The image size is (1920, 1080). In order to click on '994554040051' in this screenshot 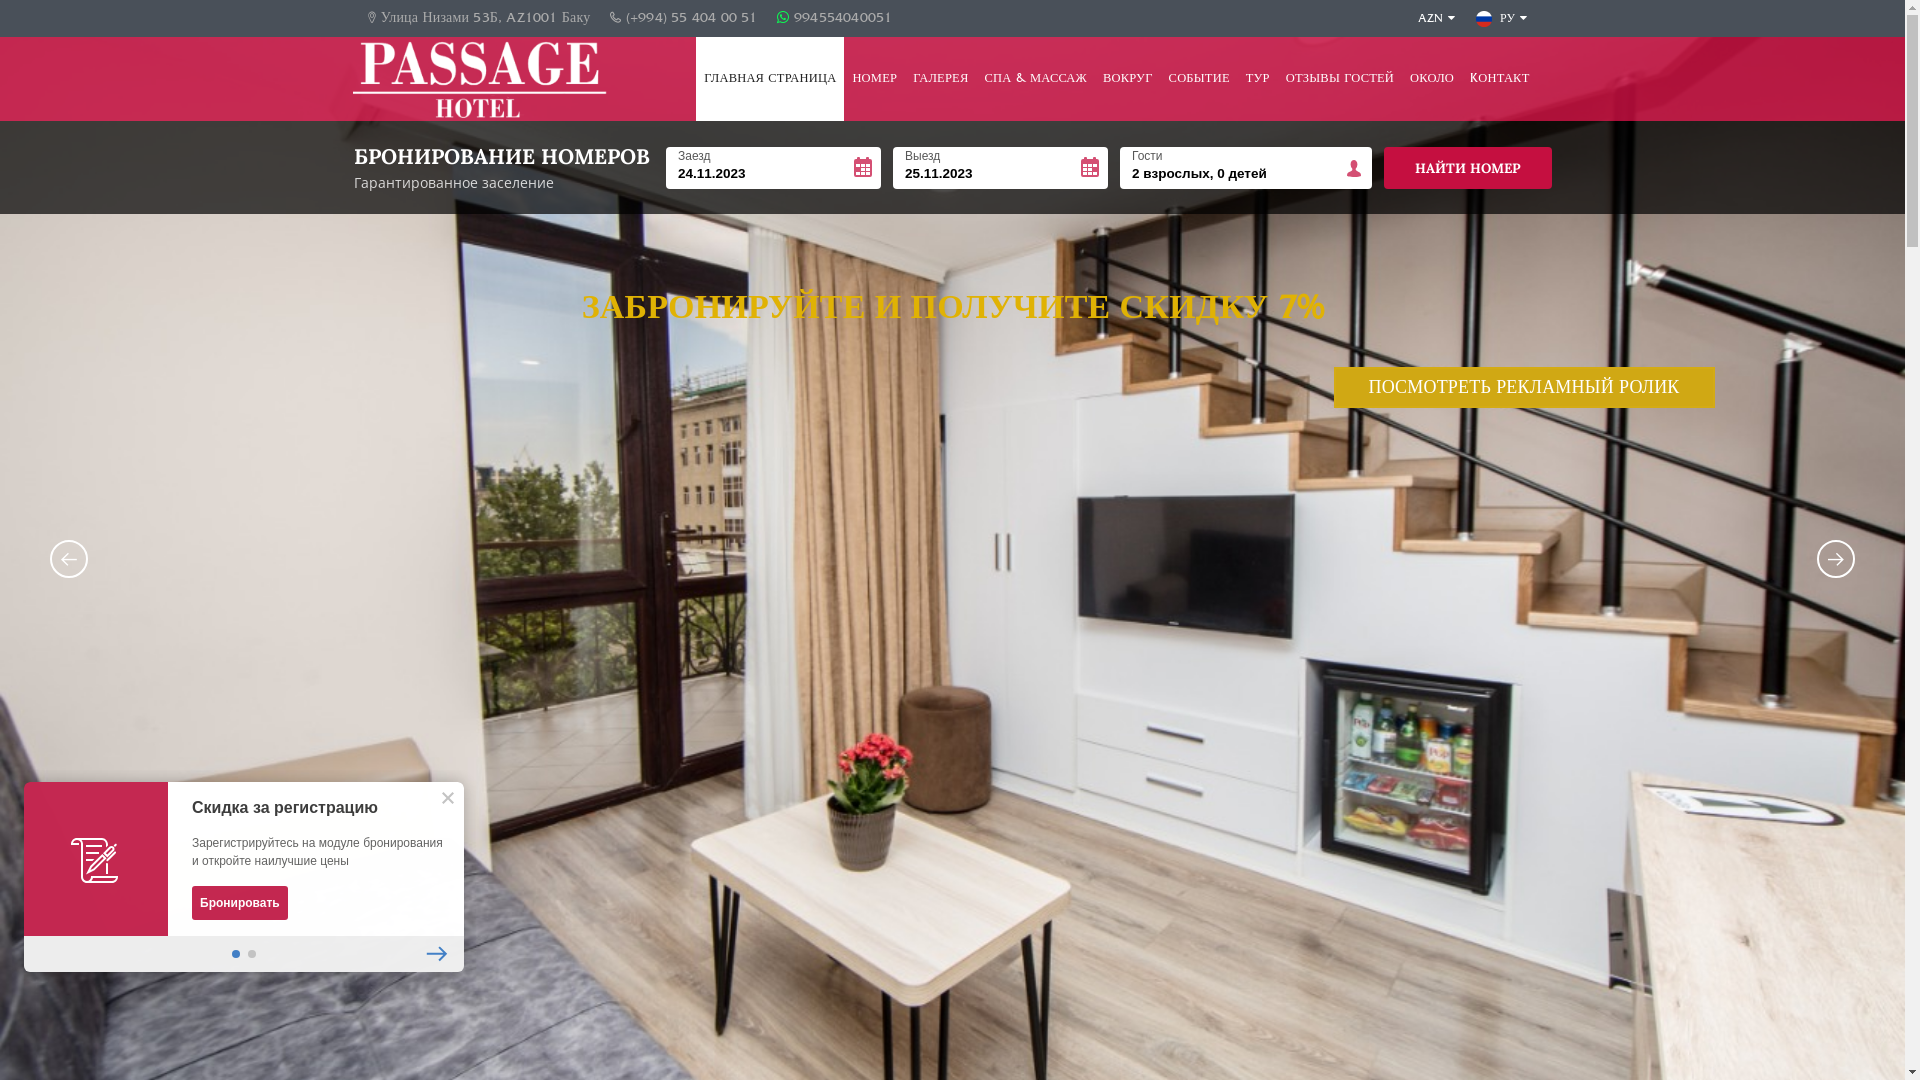, I will do `click(835, 17)`.